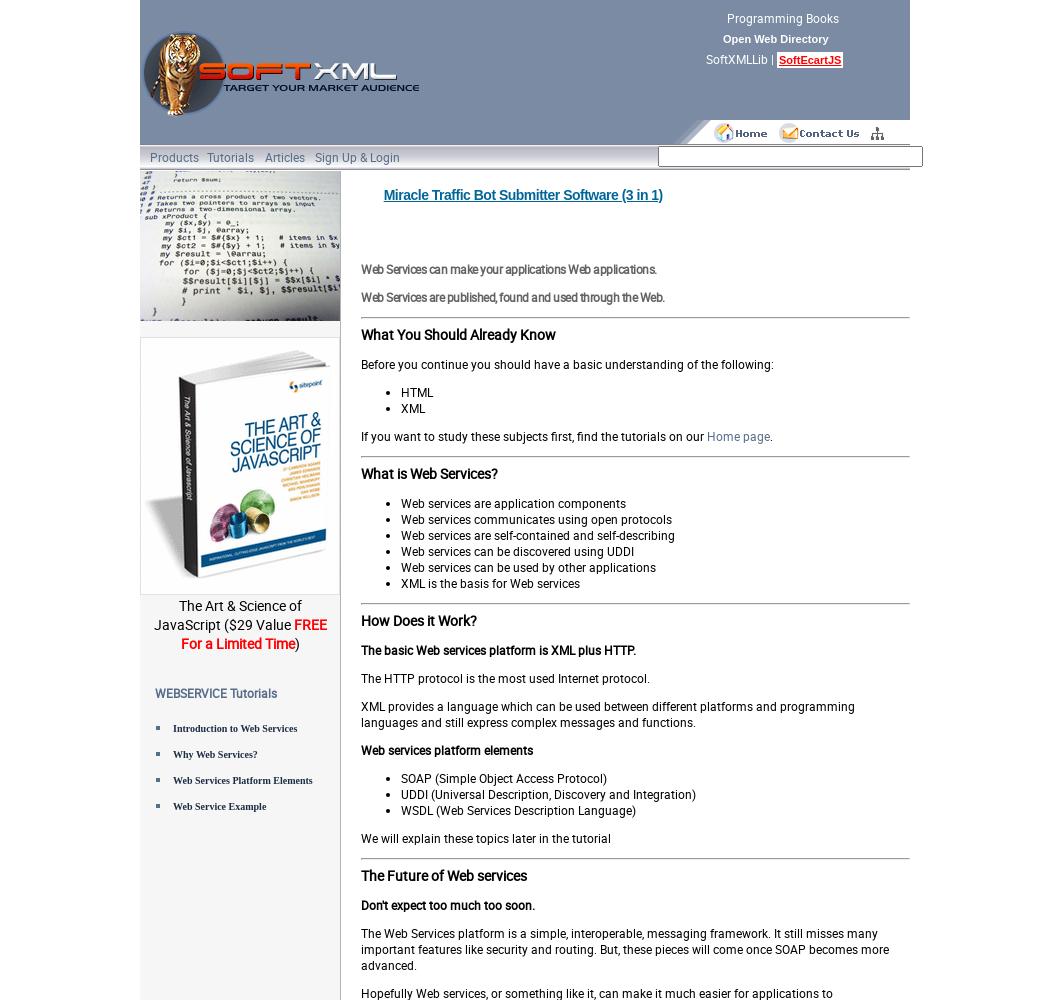  What do you see at coordinates (534, 436) in the screenshot?
I see `'If you want to study these subjects first, find the tutorials on our'` at bounding box center [534, 436].